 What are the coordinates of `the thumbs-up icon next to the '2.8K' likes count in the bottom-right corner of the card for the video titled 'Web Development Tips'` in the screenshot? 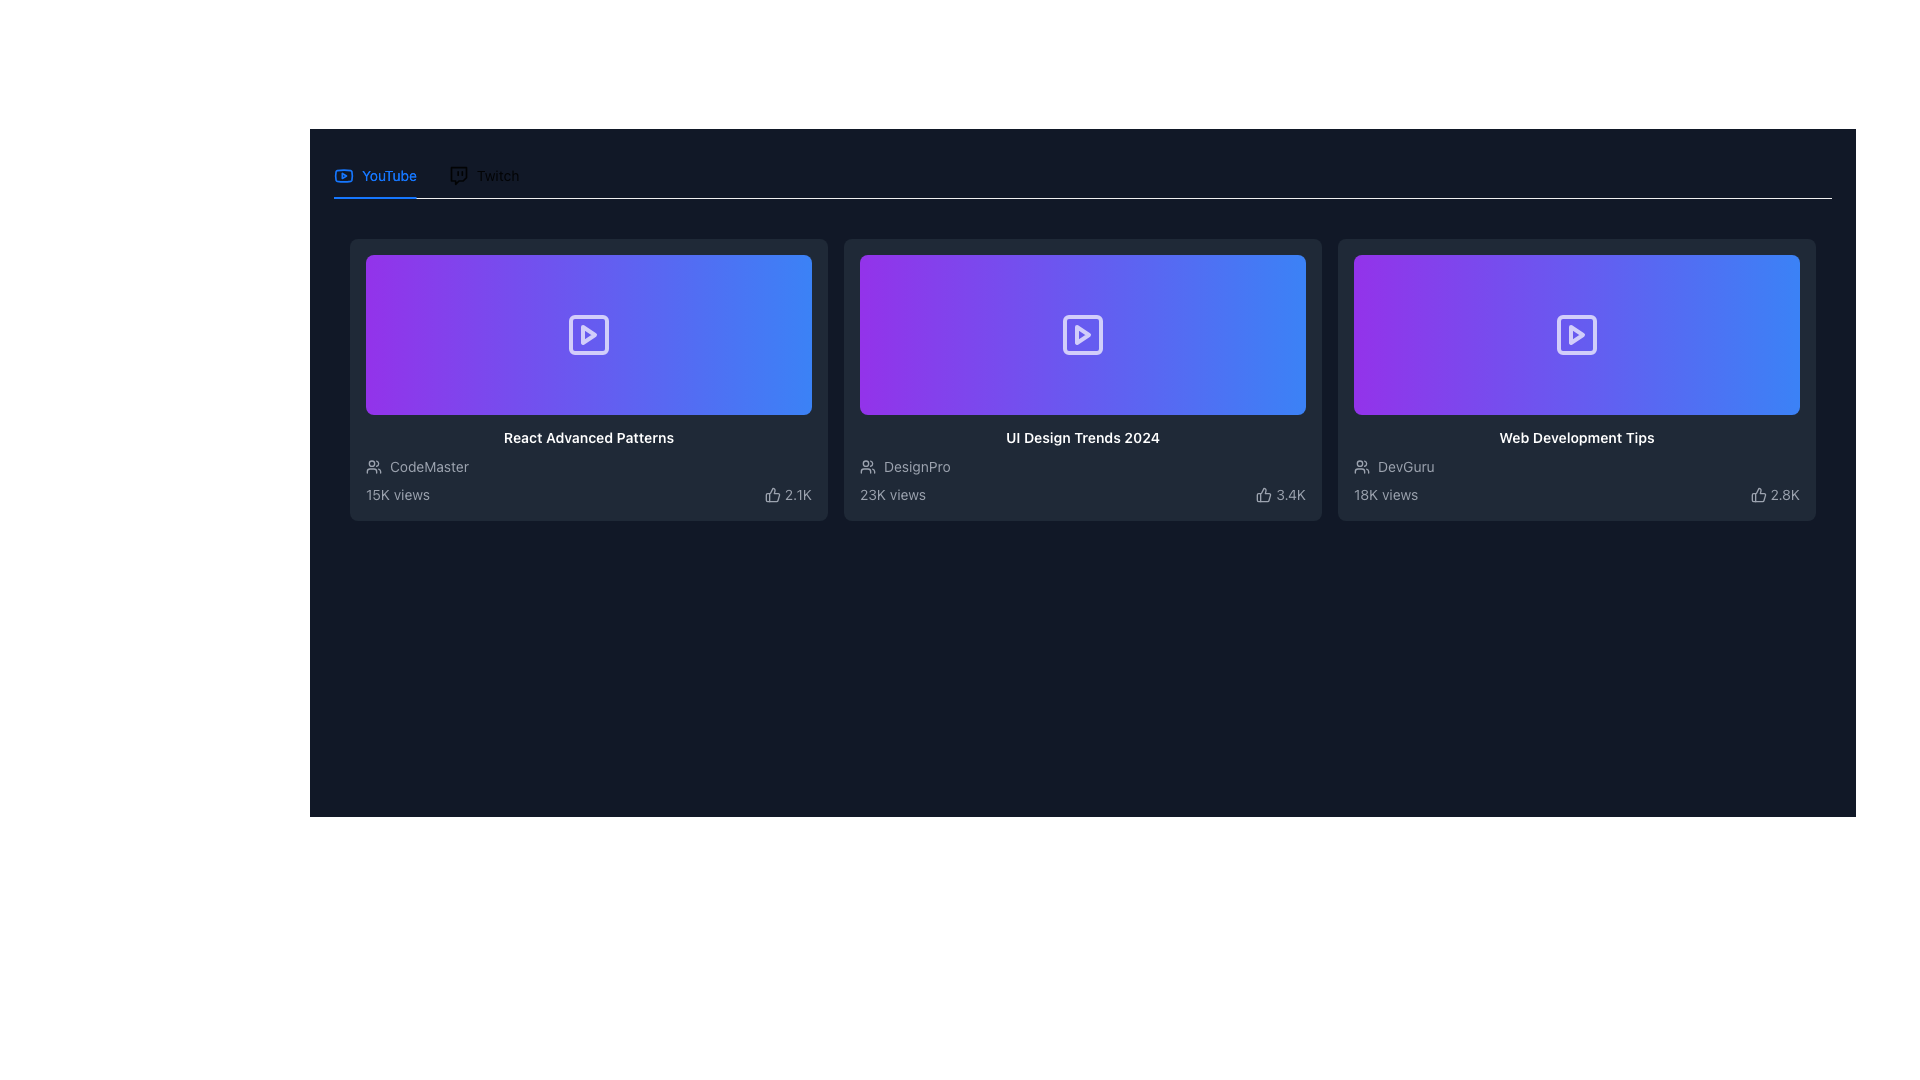 It's located at (1775, 494).